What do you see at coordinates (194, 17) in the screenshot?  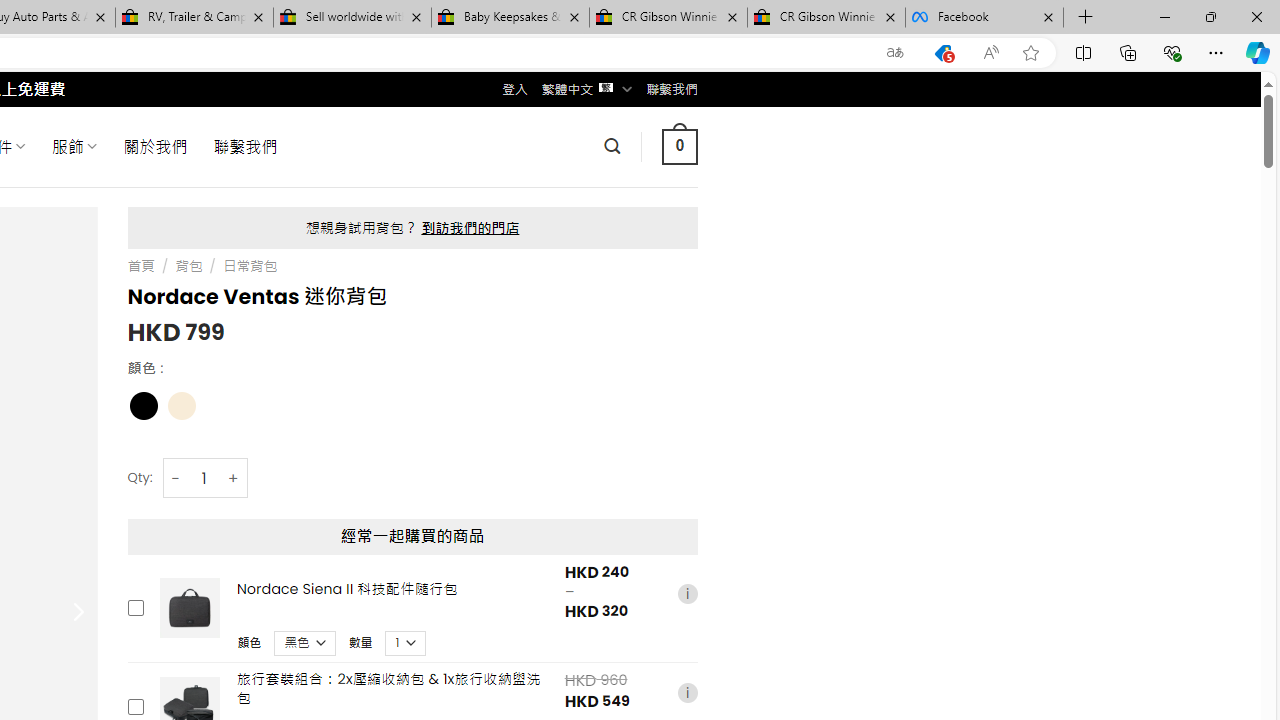 I see `'RV, Trailer & Camper Steps & Ladders for sale | eBay'` at bounding box center [194, 17].